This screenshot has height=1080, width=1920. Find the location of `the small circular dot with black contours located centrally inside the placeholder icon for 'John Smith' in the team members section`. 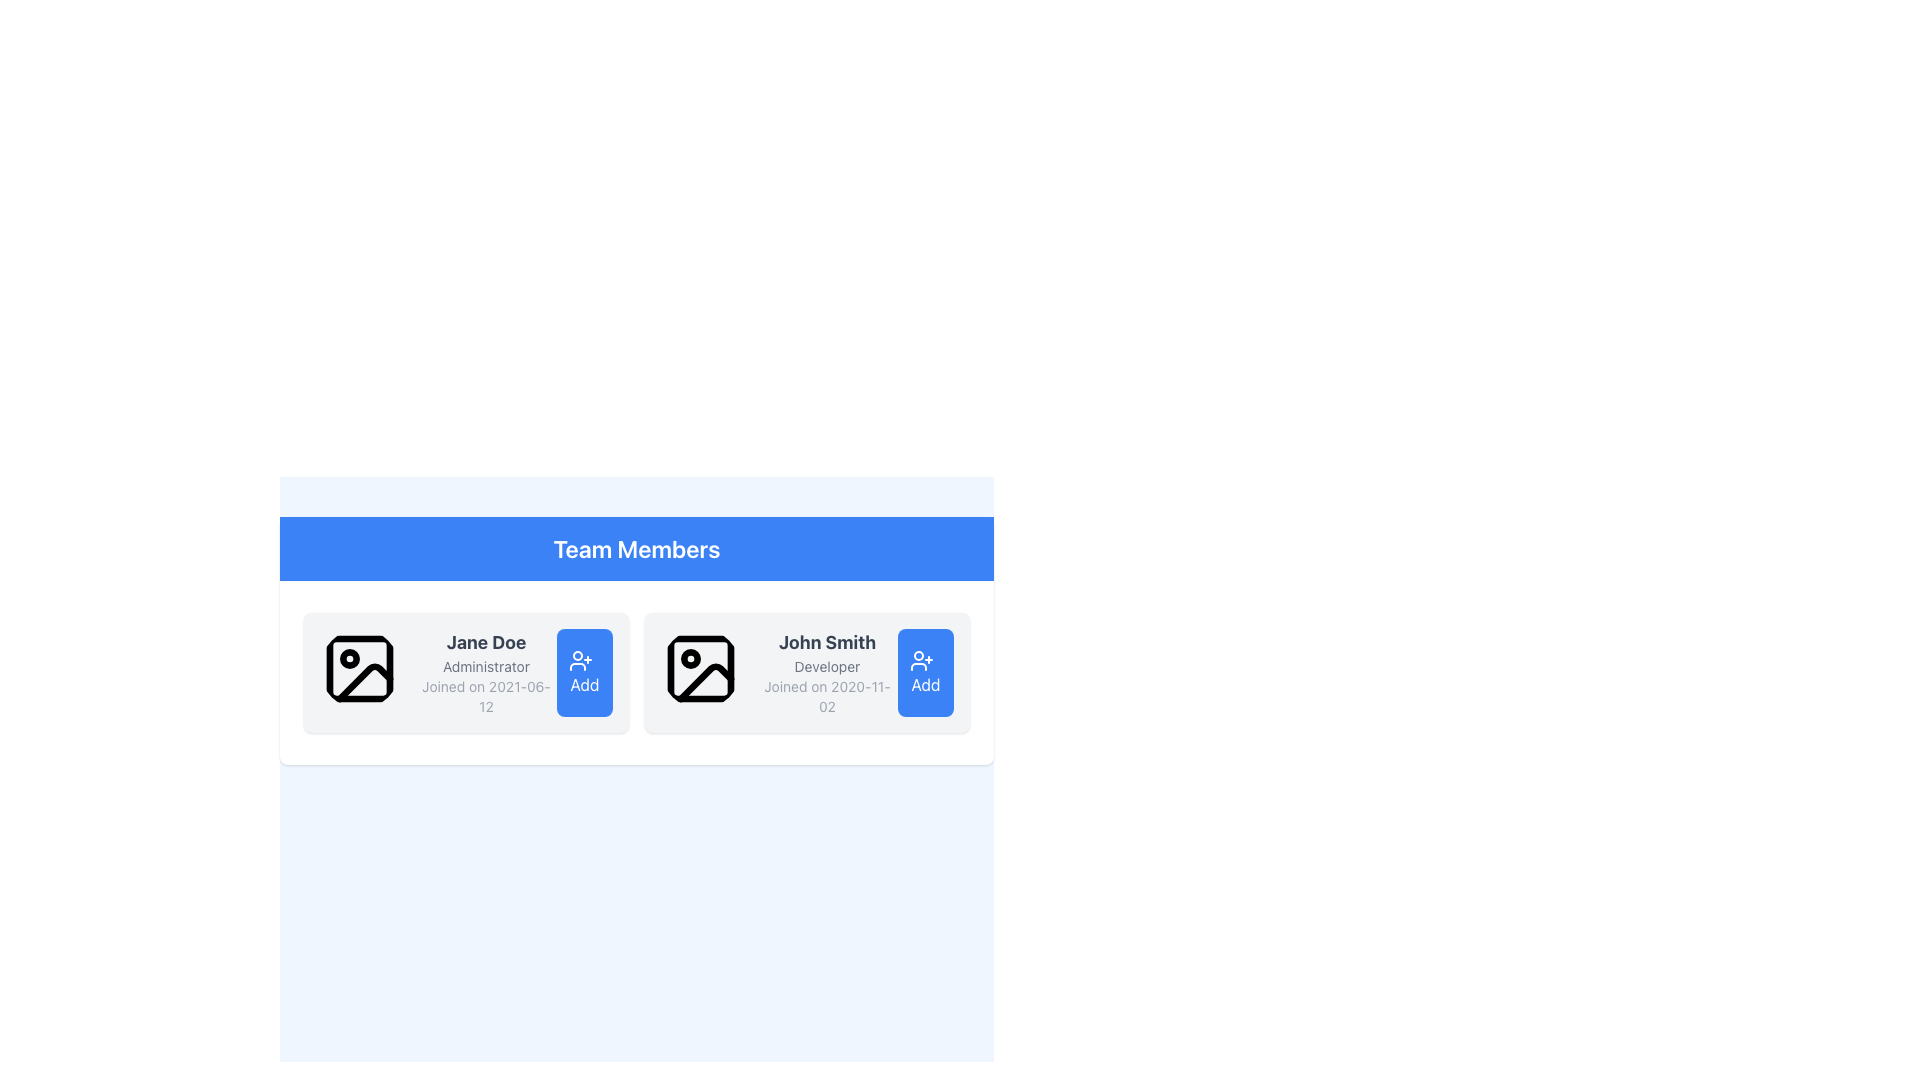

the small circular dot with black contours located centrally inside the placeholder icon for 'John Smith' in the team members section is located at coordinates (691, 659).